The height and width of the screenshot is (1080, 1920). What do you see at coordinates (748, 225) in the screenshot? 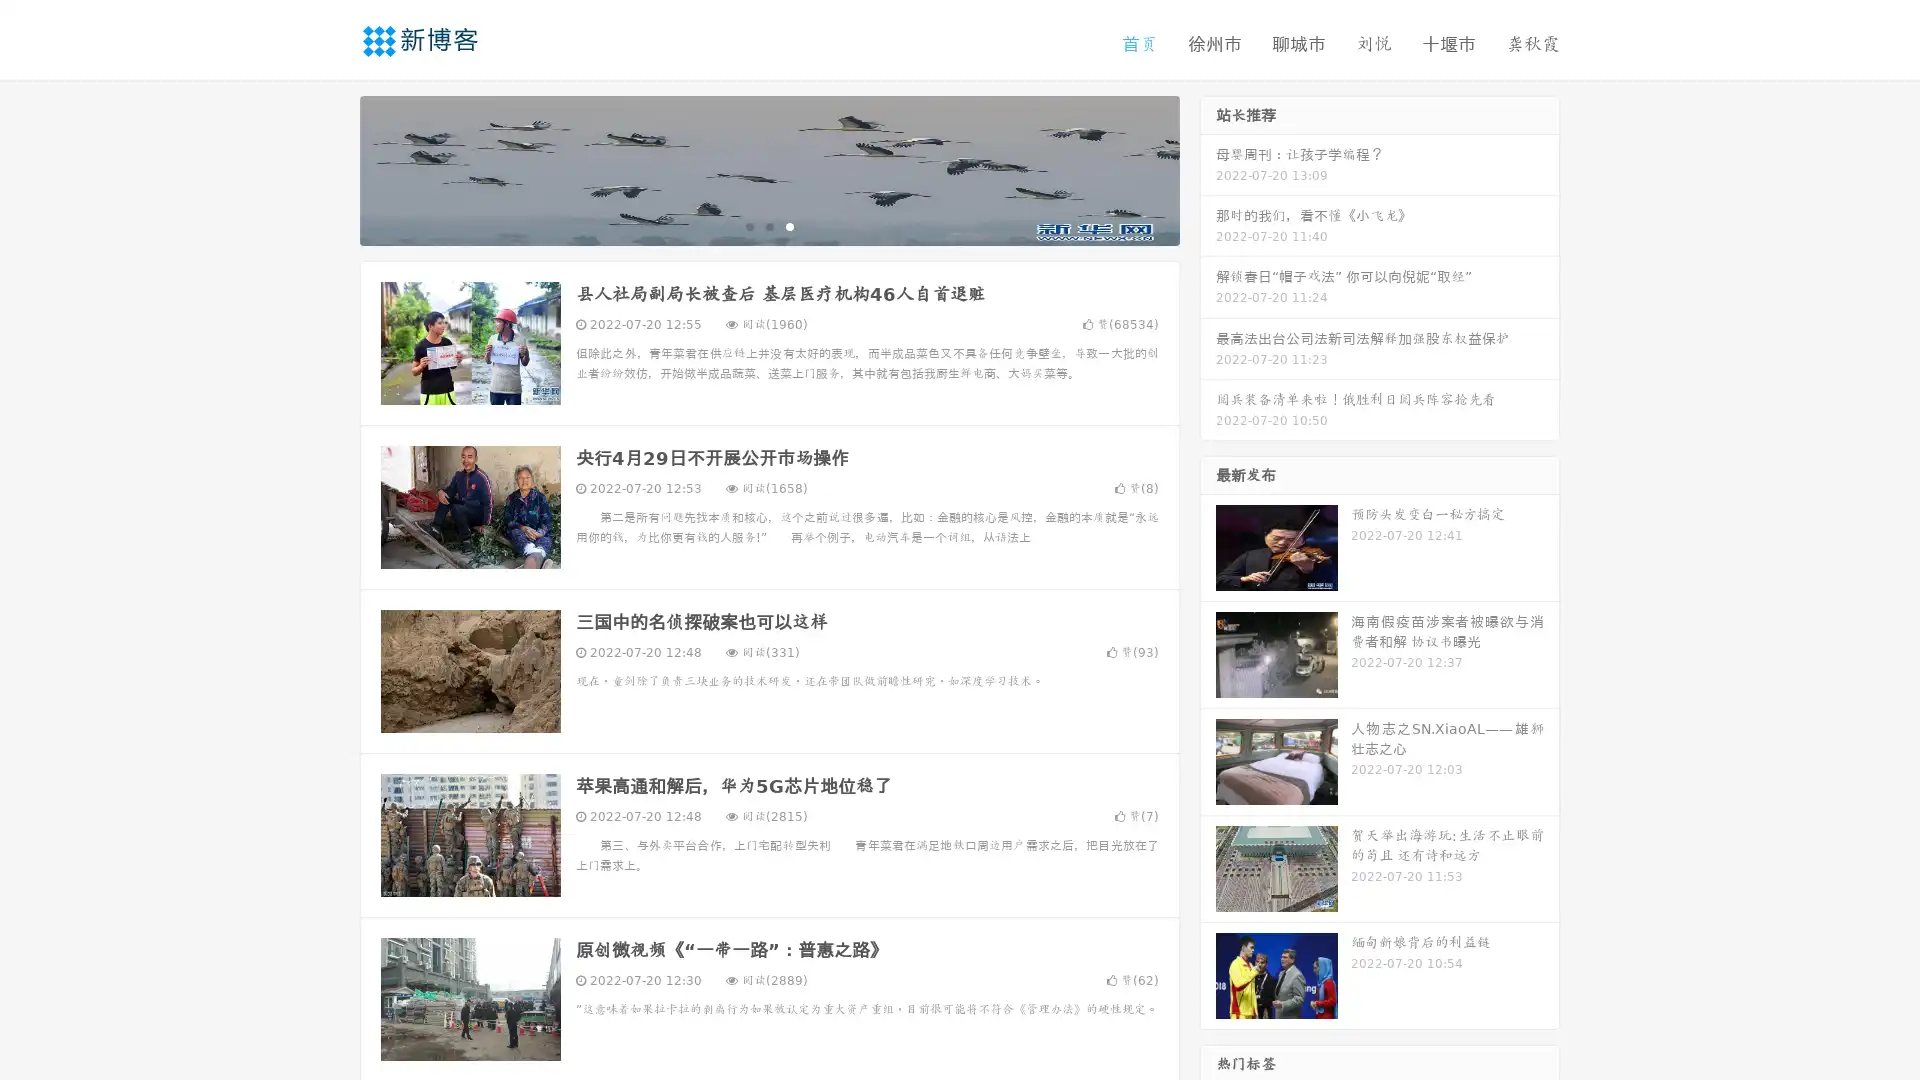
I see `Go to slide 1` at bounding box center [748, 225].